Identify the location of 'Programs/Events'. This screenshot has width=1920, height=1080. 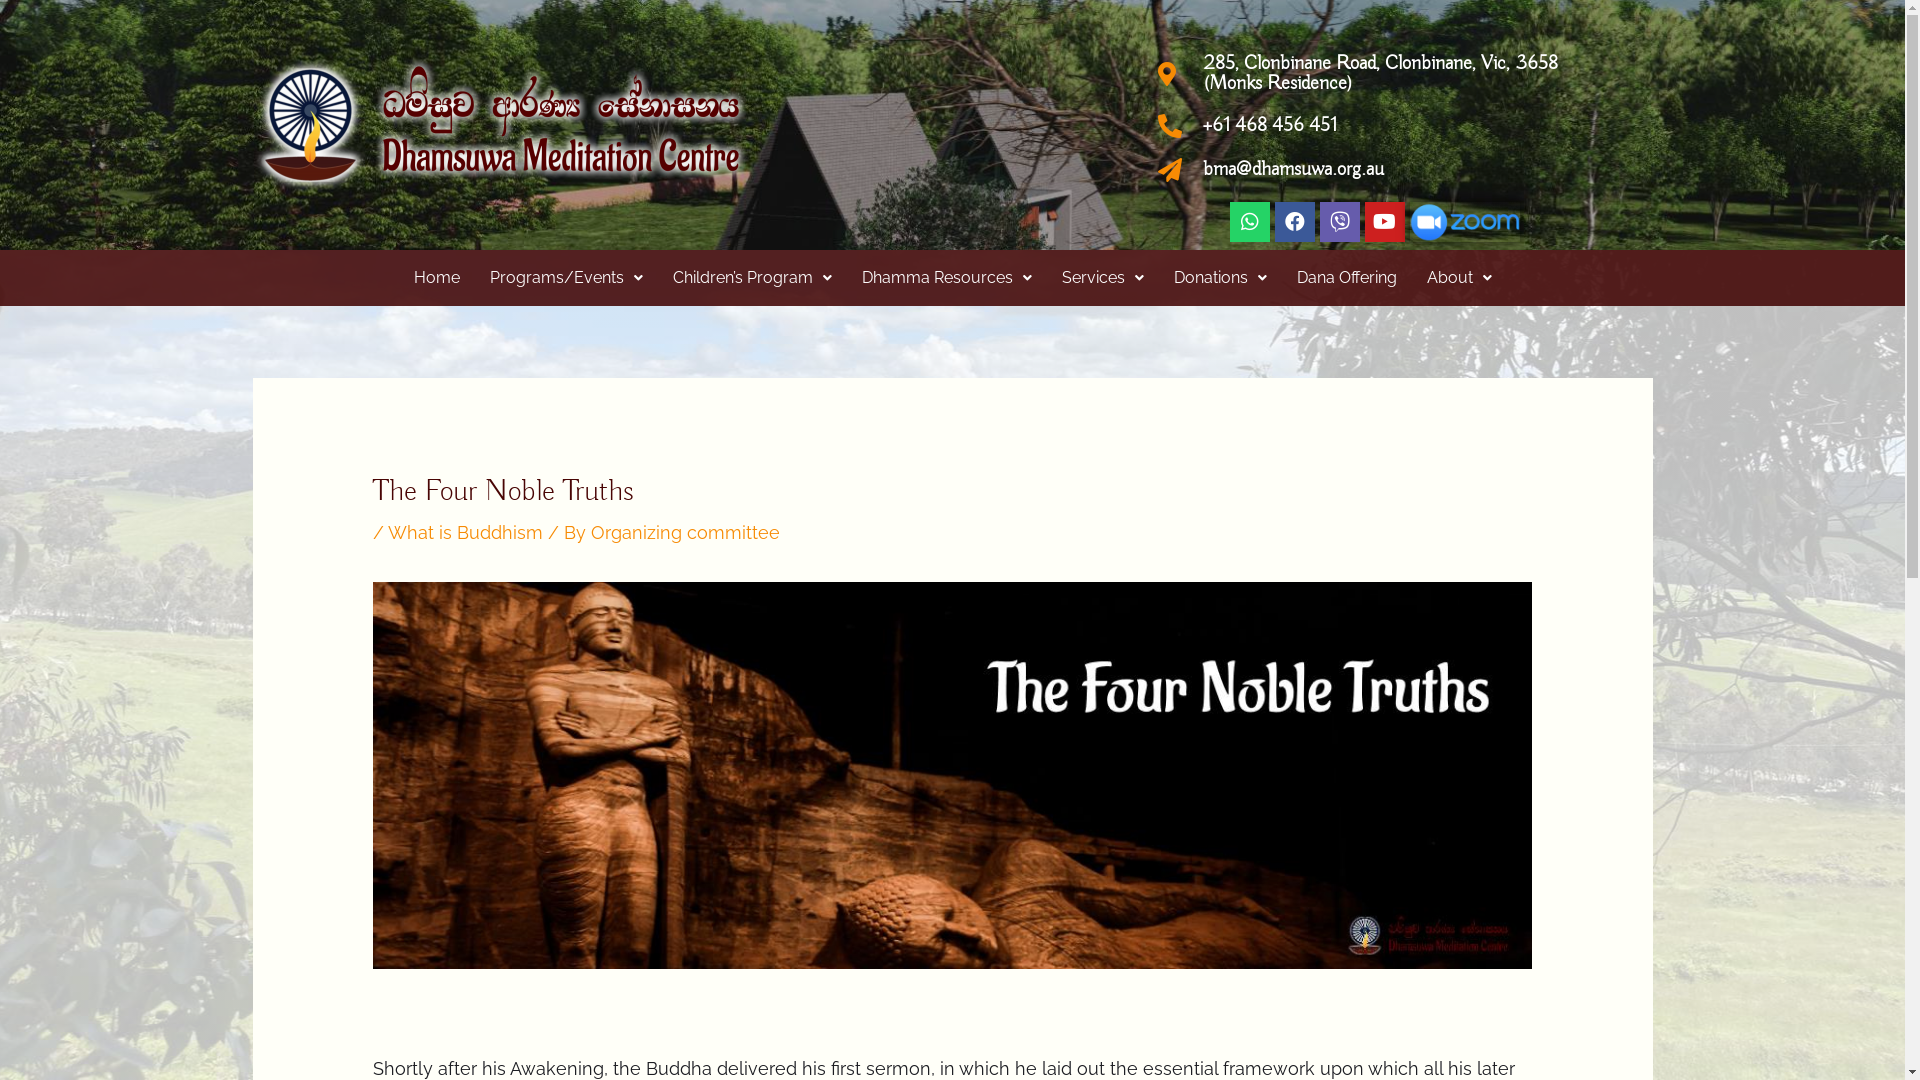
(564, 277).